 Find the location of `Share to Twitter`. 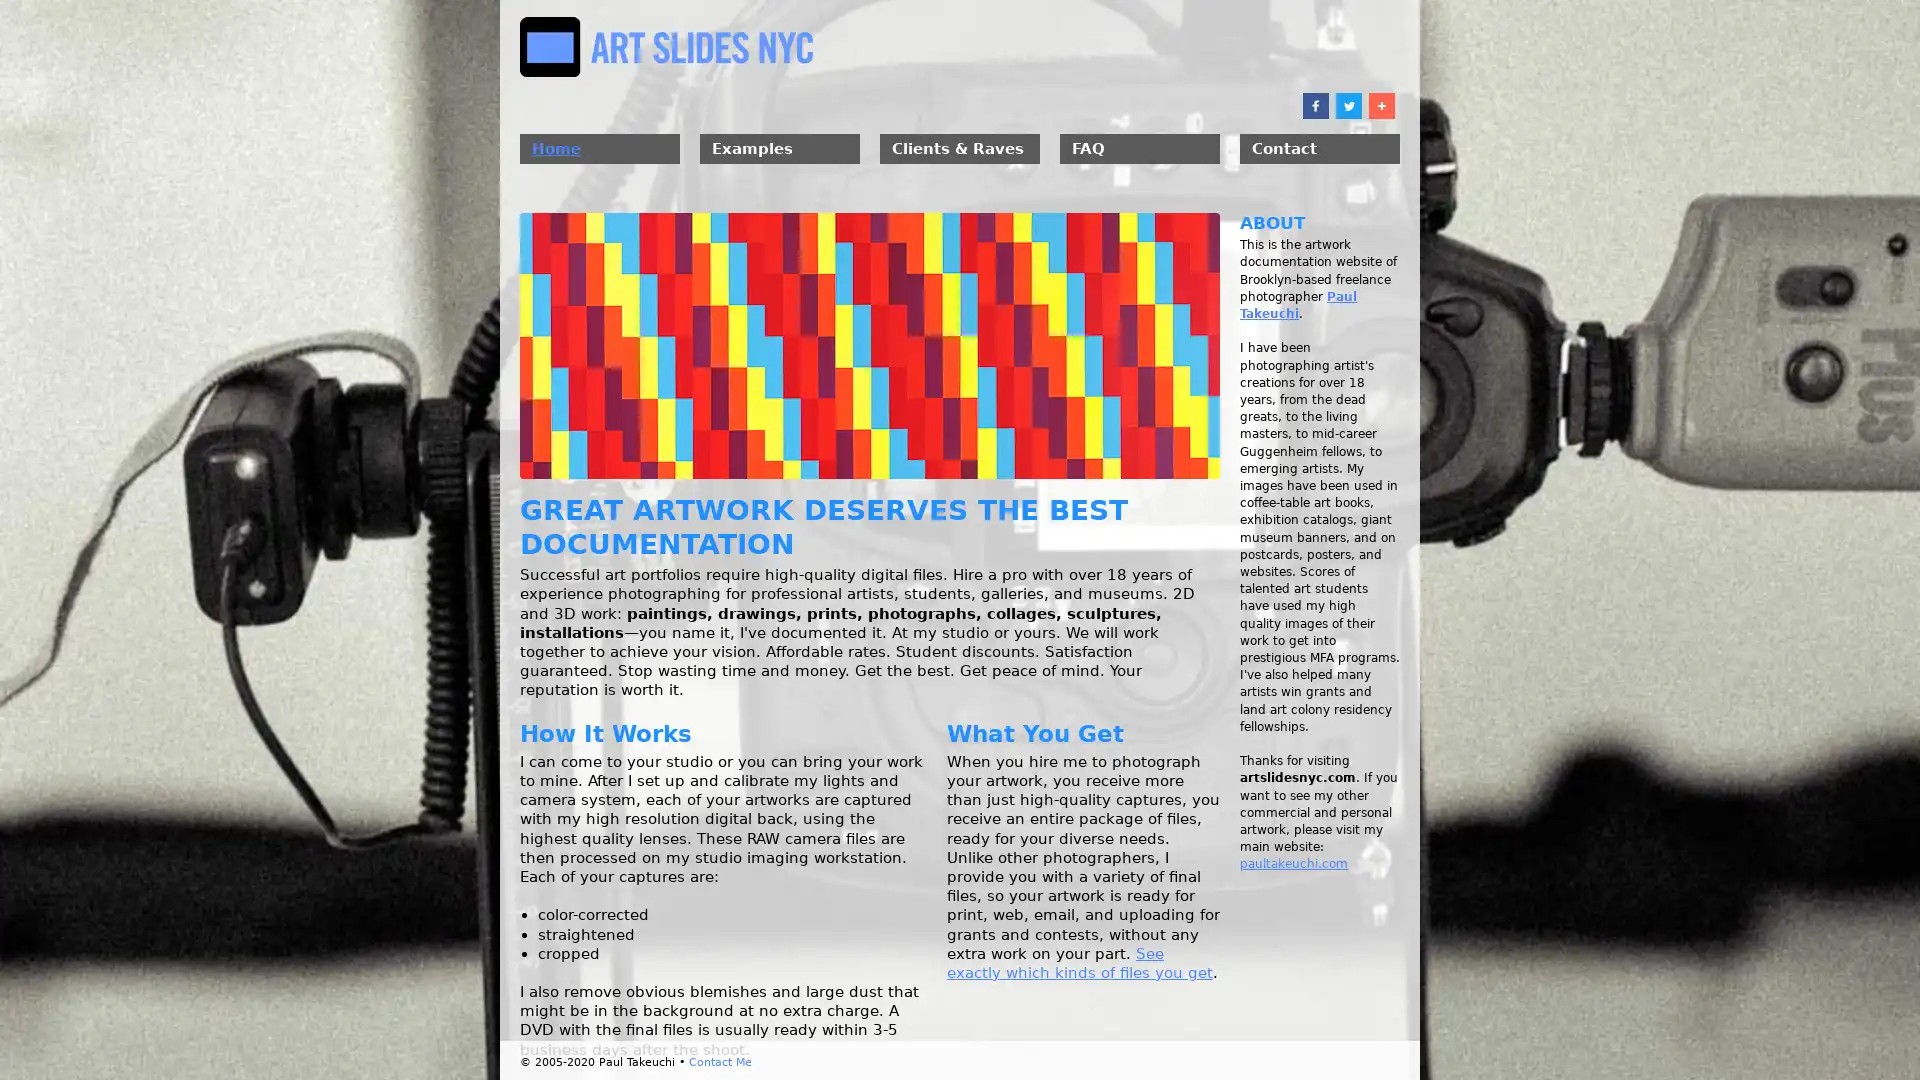

Share to Twitter is located at coordinates (1325, 104).